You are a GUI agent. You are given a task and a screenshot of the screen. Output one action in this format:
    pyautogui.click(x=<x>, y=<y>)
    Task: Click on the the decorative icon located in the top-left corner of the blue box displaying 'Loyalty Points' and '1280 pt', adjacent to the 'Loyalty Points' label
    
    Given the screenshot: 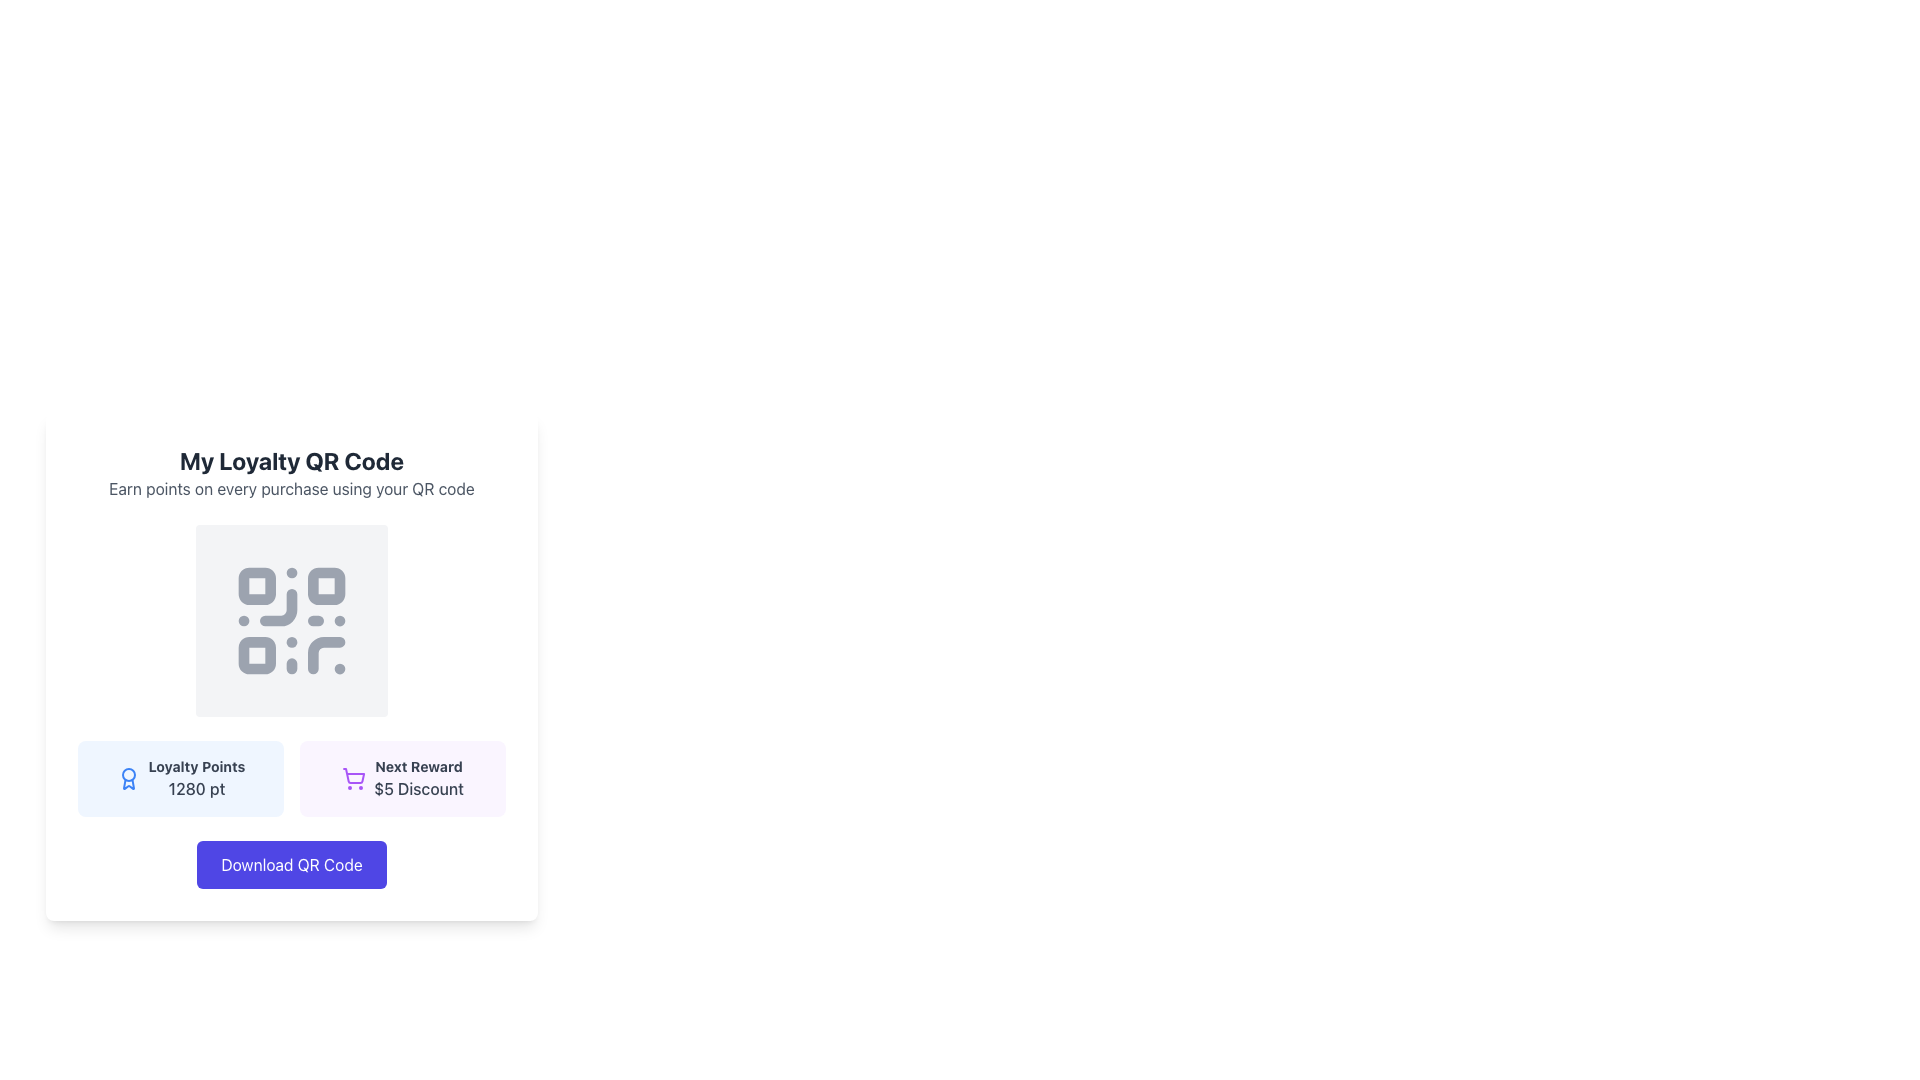 What is the action you would take?
    pyautogui.click(x=127, y=778)
    